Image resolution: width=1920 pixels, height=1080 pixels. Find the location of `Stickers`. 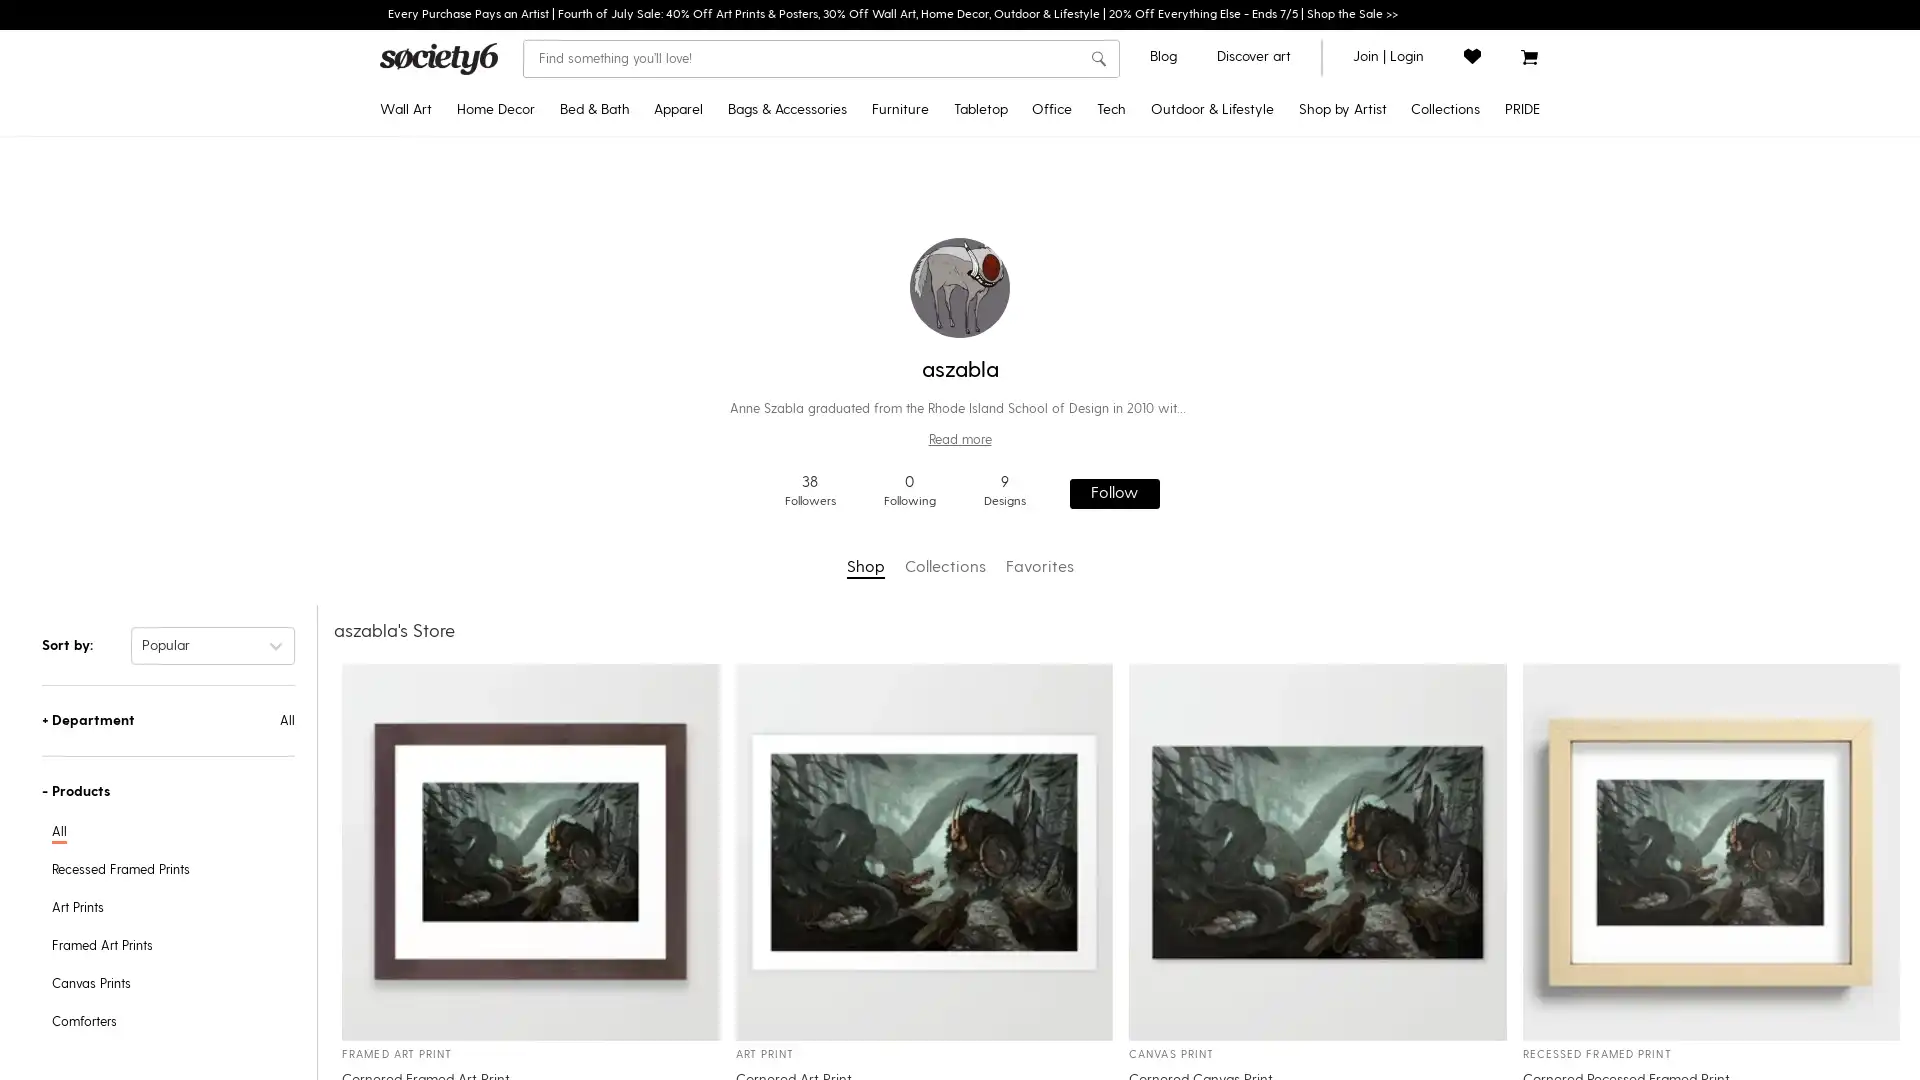

Stickers is located at coordinates (1101, 193).